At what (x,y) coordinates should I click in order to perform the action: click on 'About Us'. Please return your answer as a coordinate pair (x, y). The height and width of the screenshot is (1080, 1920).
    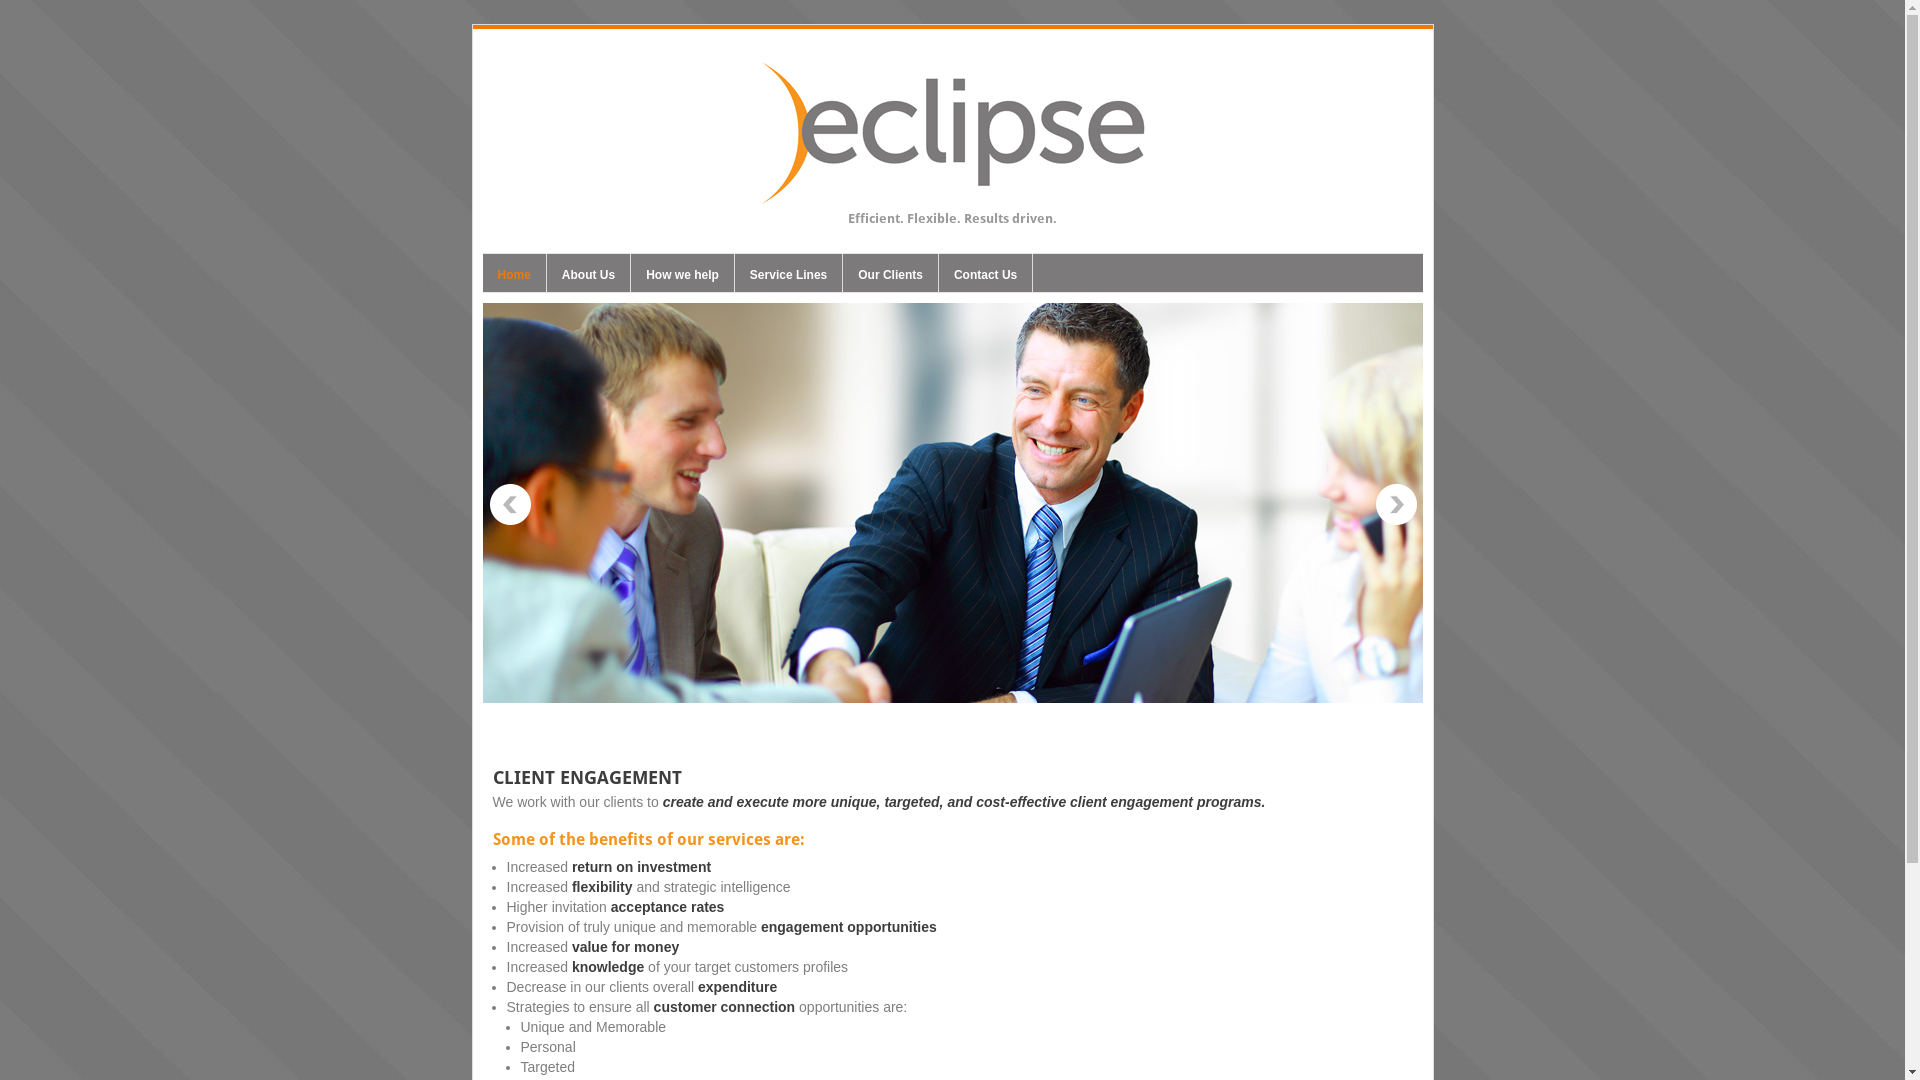
    Looking at the image, I should click on (587, 277).